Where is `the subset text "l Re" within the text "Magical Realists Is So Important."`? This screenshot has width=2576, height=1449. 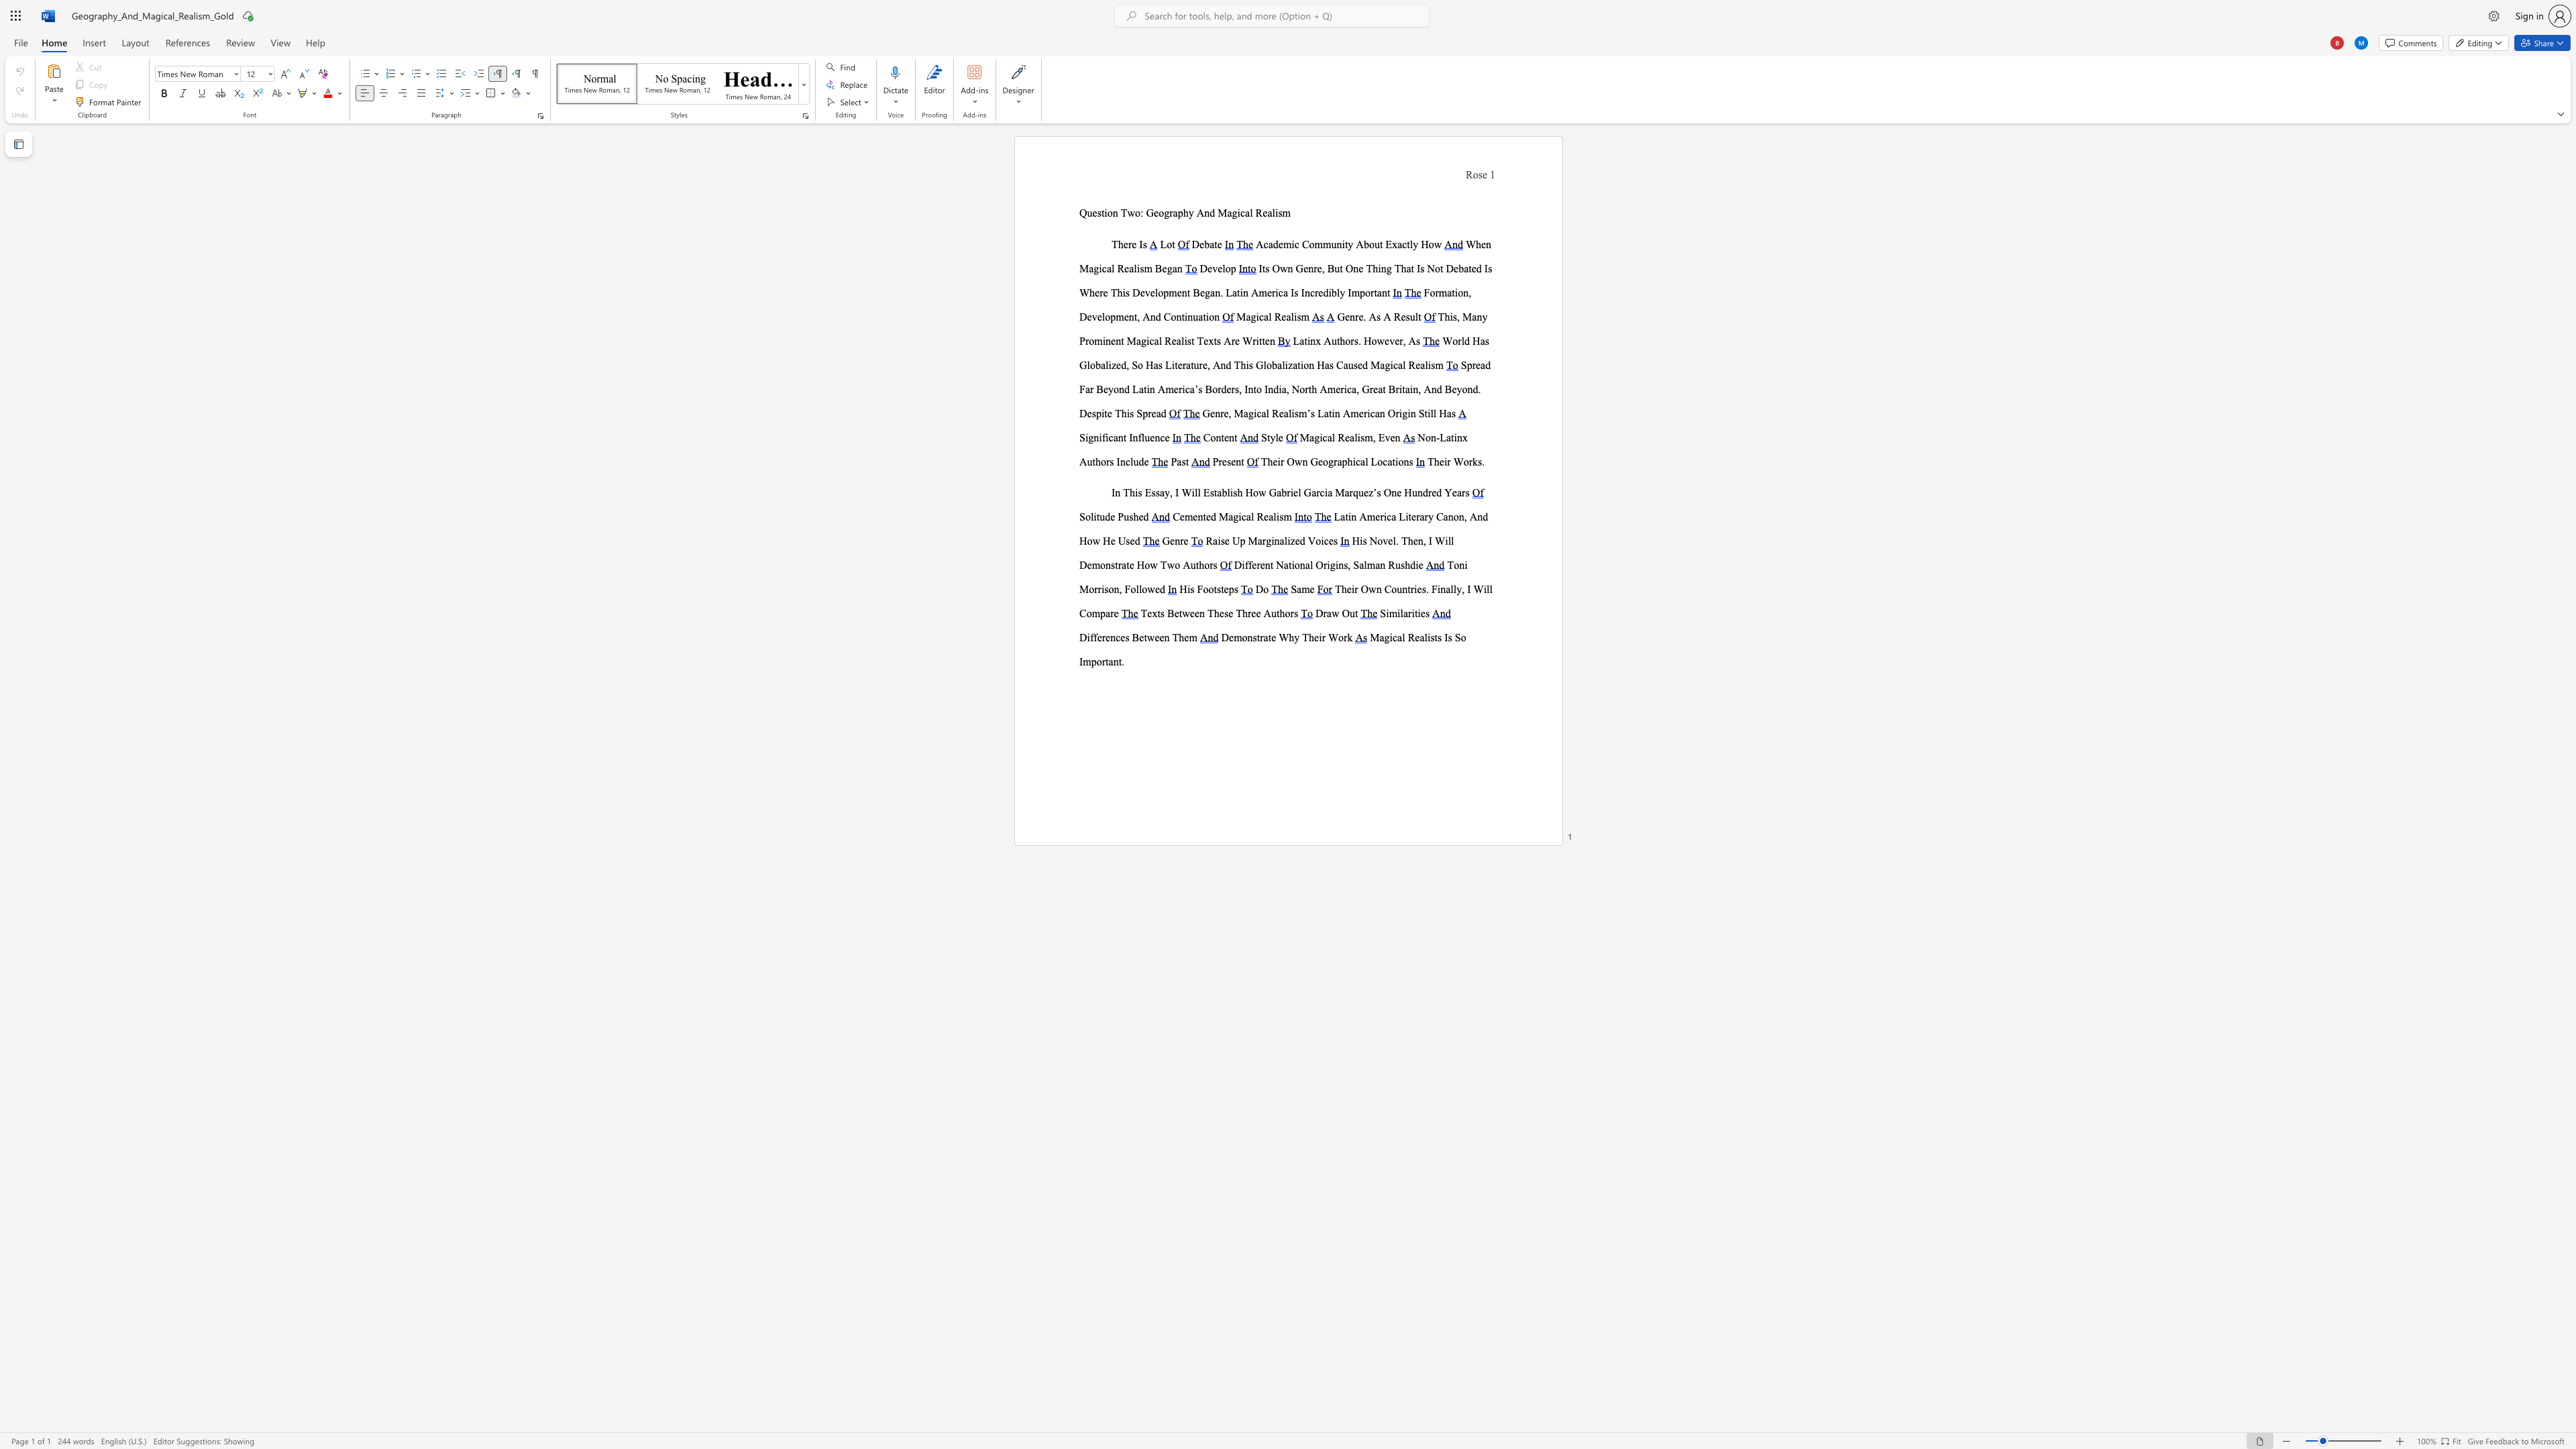
the subset text "l Re" within the text "Magical Realists Is So Important." is located at coordinates (1401, 636).